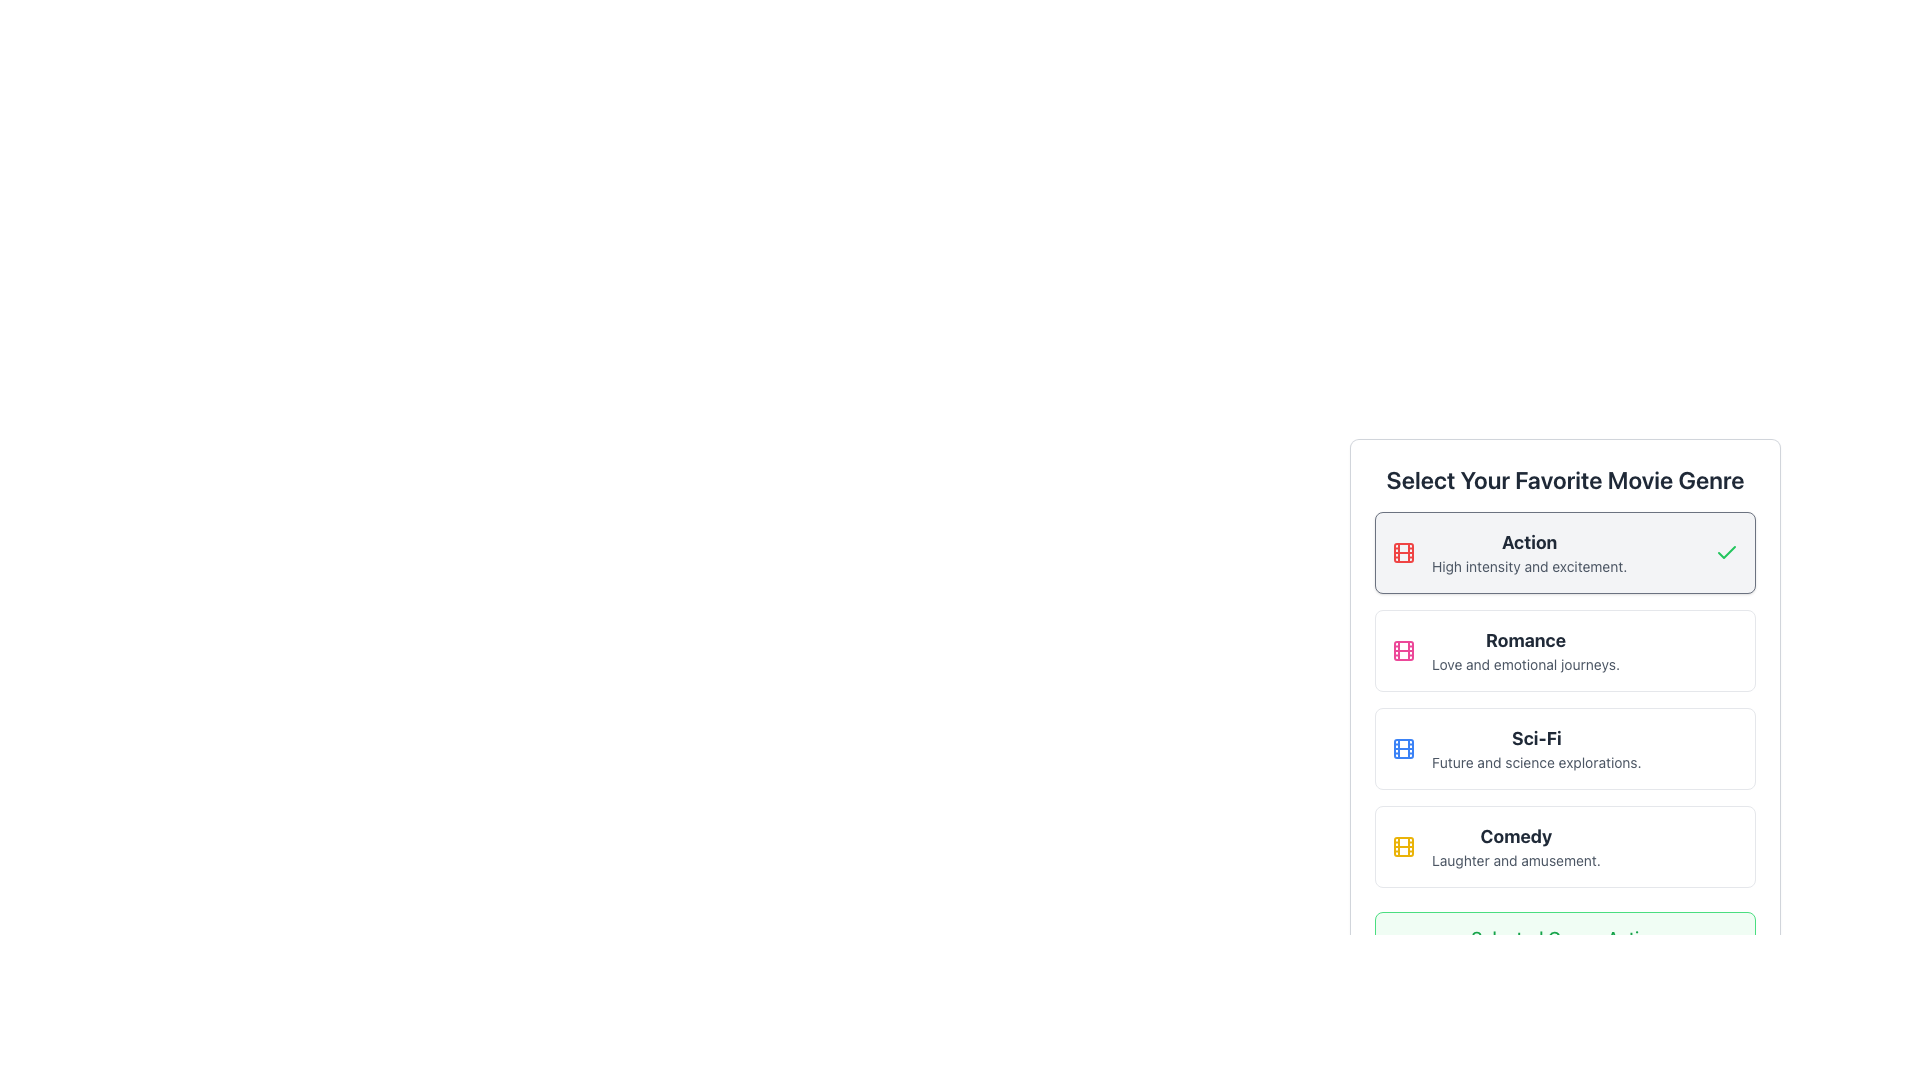  What do you see at coordinates (1564, 847) in the screenshot?
I see `the 'Comedy' genre list item, which is the fourth item in the vertical list of movie genres, featuring a bold dark gray title and a yellow film reel icon on the left` at bounding box center [1564, 847].